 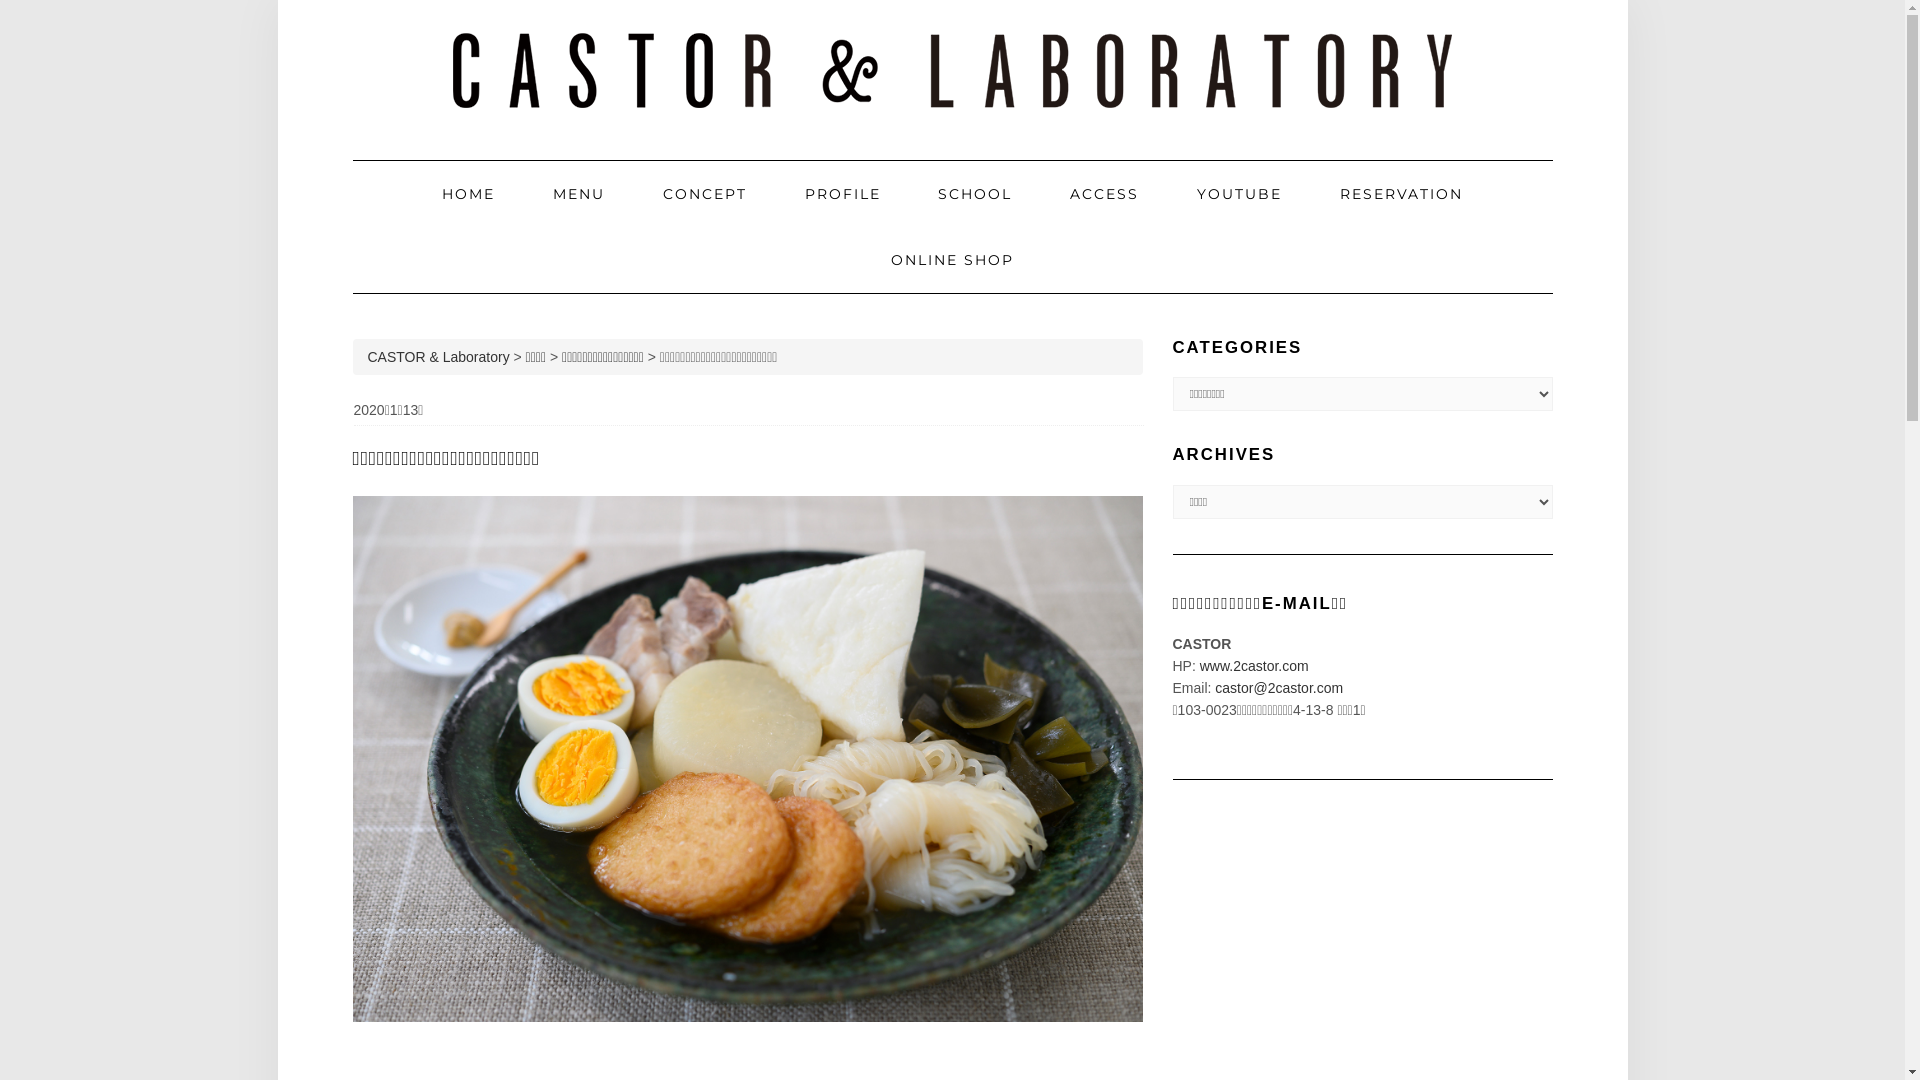 I want to click on 'www.2castor.com', so click(x=1253, y=666).